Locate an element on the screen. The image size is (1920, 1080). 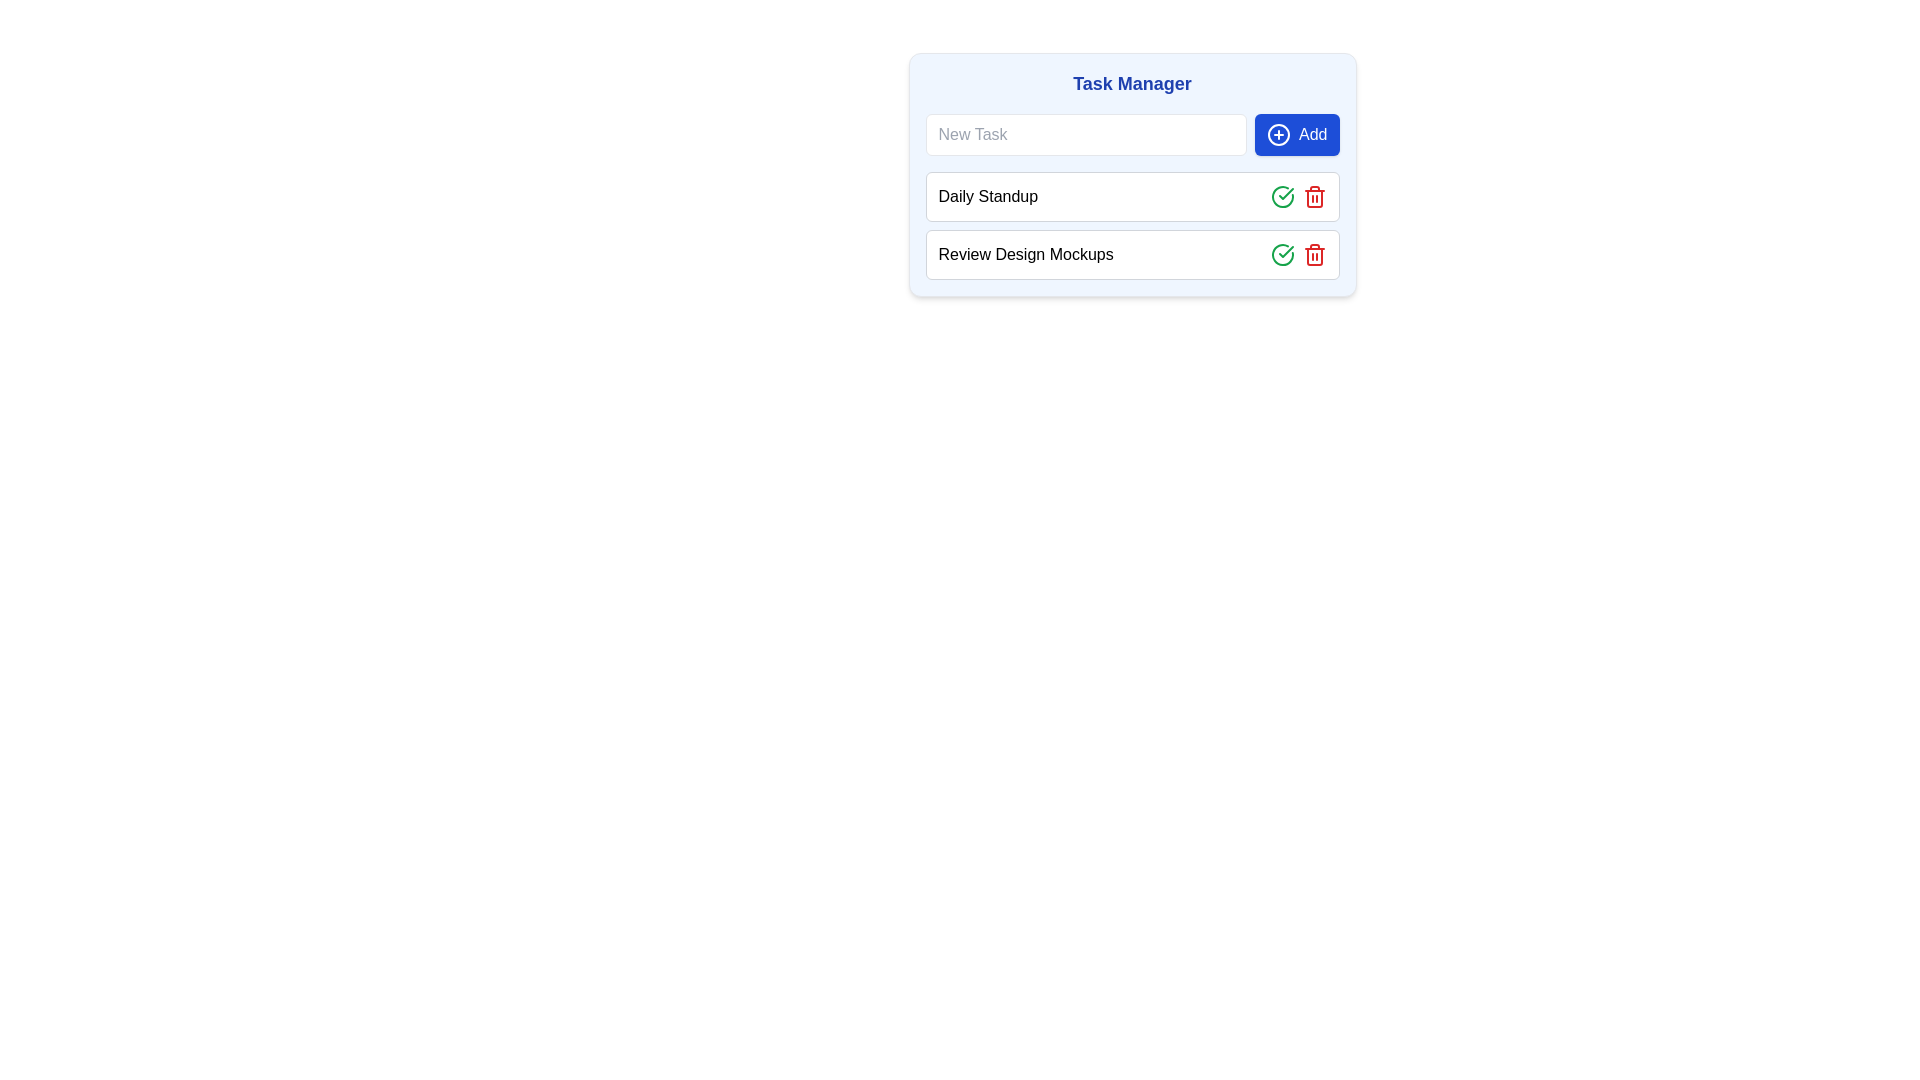
the button located in the upper-right corner of the task manager area is located at coordinates (1297, 135).